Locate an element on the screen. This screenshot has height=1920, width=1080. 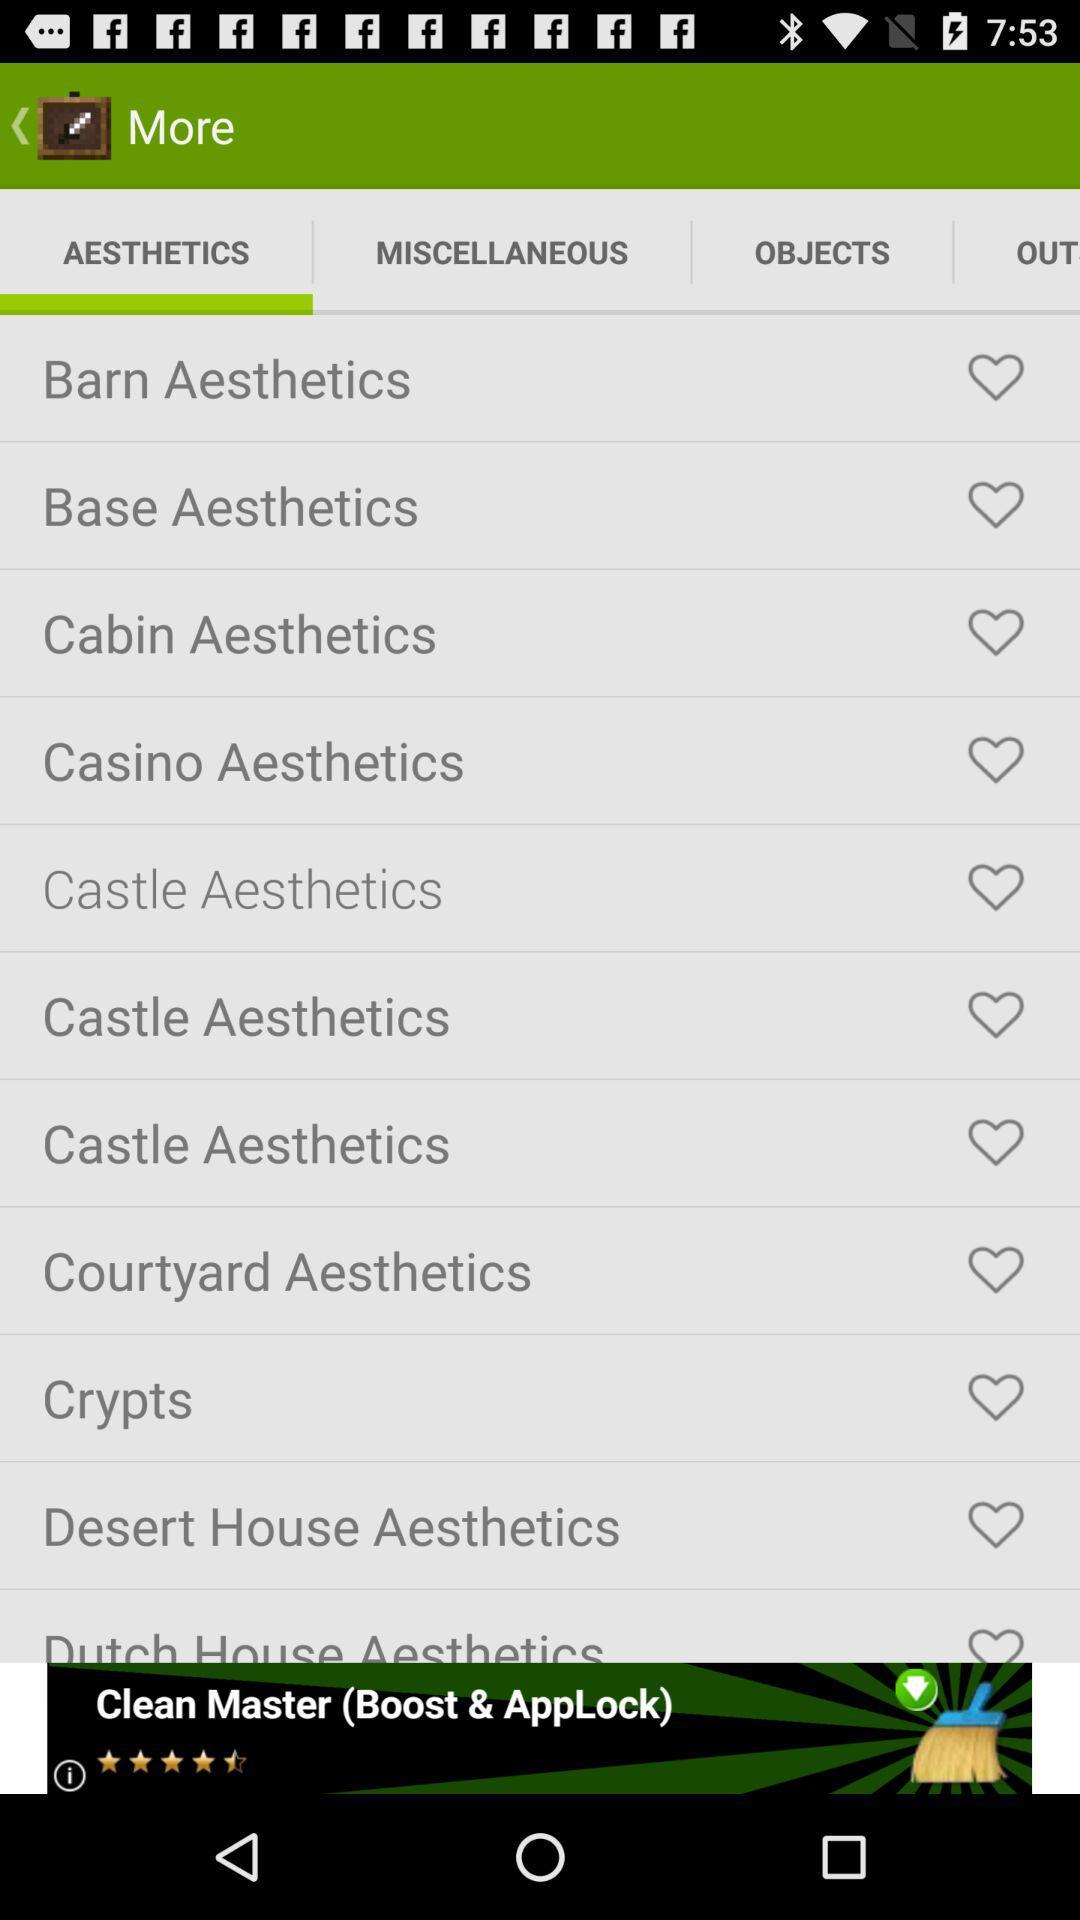
the fifth  love icon from the last is located at coordinates (995, 1142).